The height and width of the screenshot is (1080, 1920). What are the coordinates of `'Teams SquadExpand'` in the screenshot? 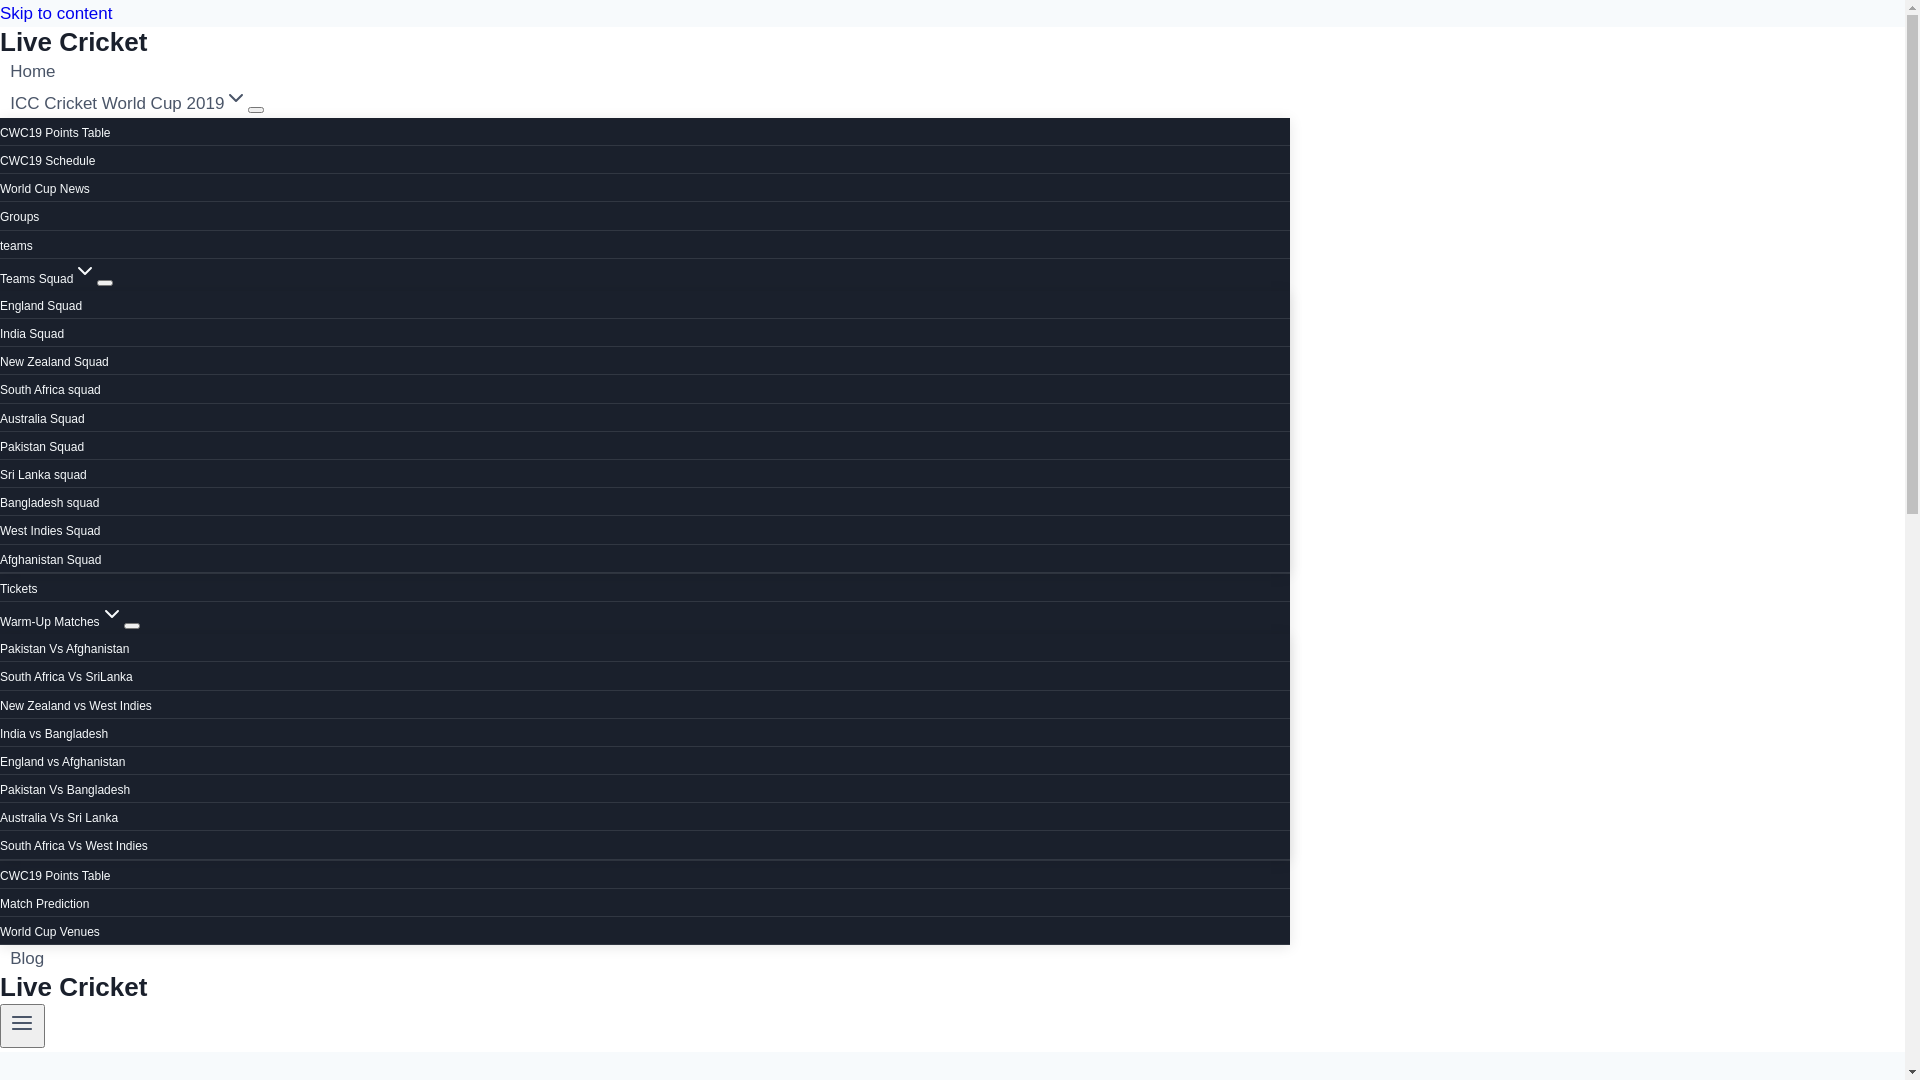 It's located at (48, 278).